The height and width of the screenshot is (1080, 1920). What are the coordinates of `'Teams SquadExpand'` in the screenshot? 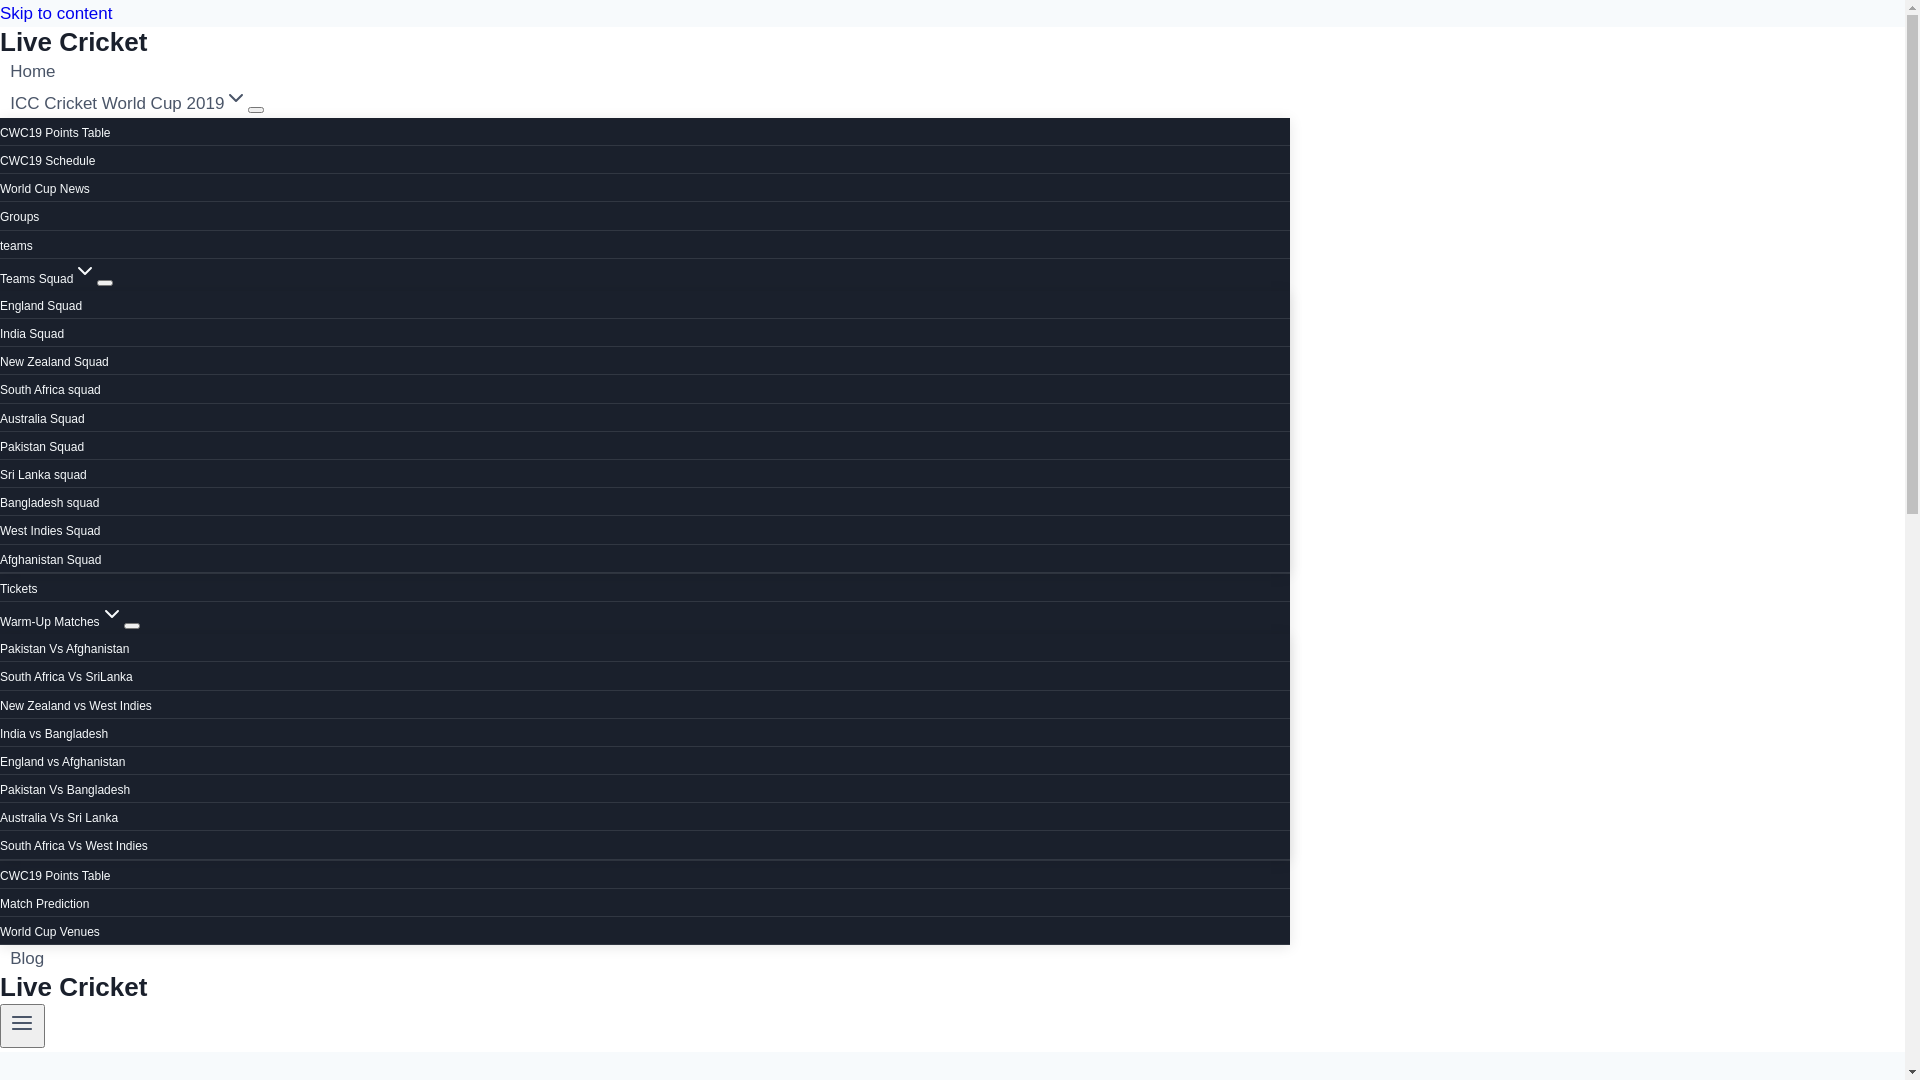 It's located at (48, 278).